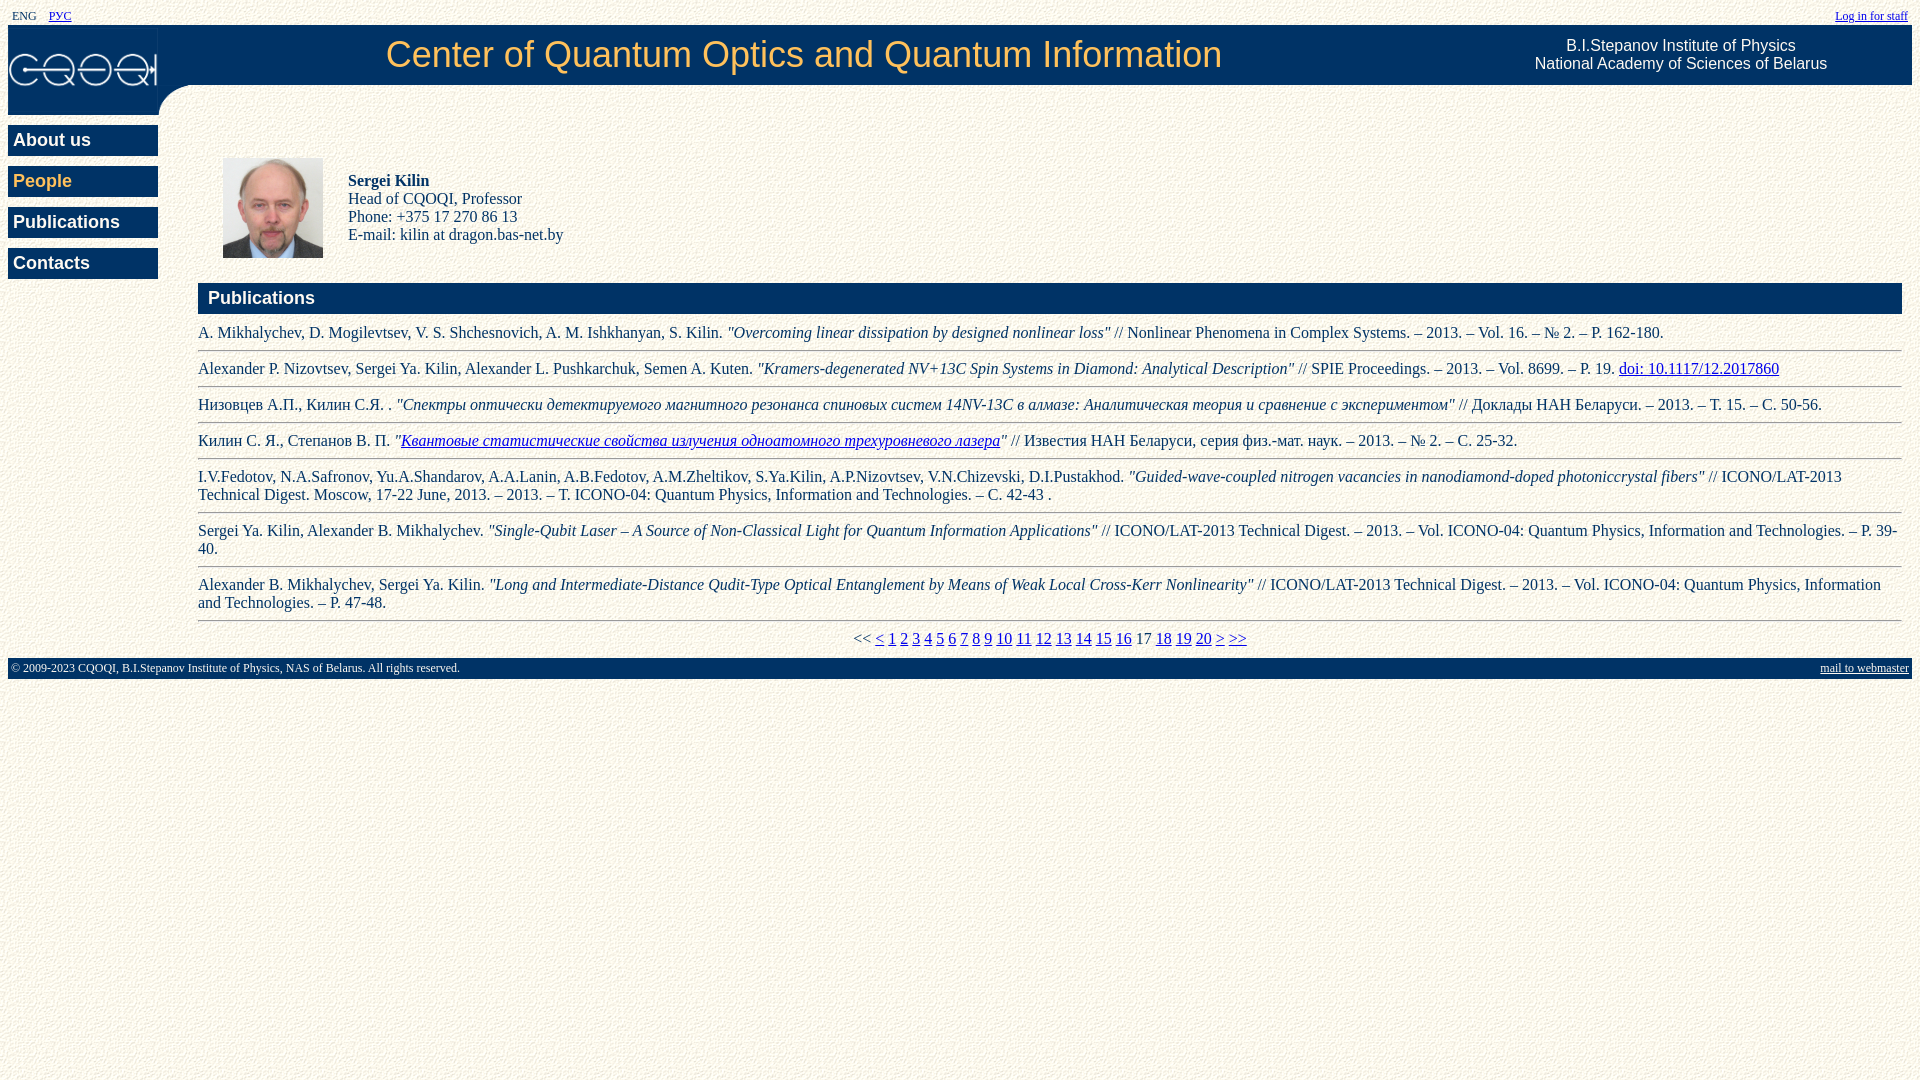 This screenshot has height=1080, width=1920. What do you see at coordinates (926, 638) in the screenshot?
I see `'4'` at bounding box center [926, 638].